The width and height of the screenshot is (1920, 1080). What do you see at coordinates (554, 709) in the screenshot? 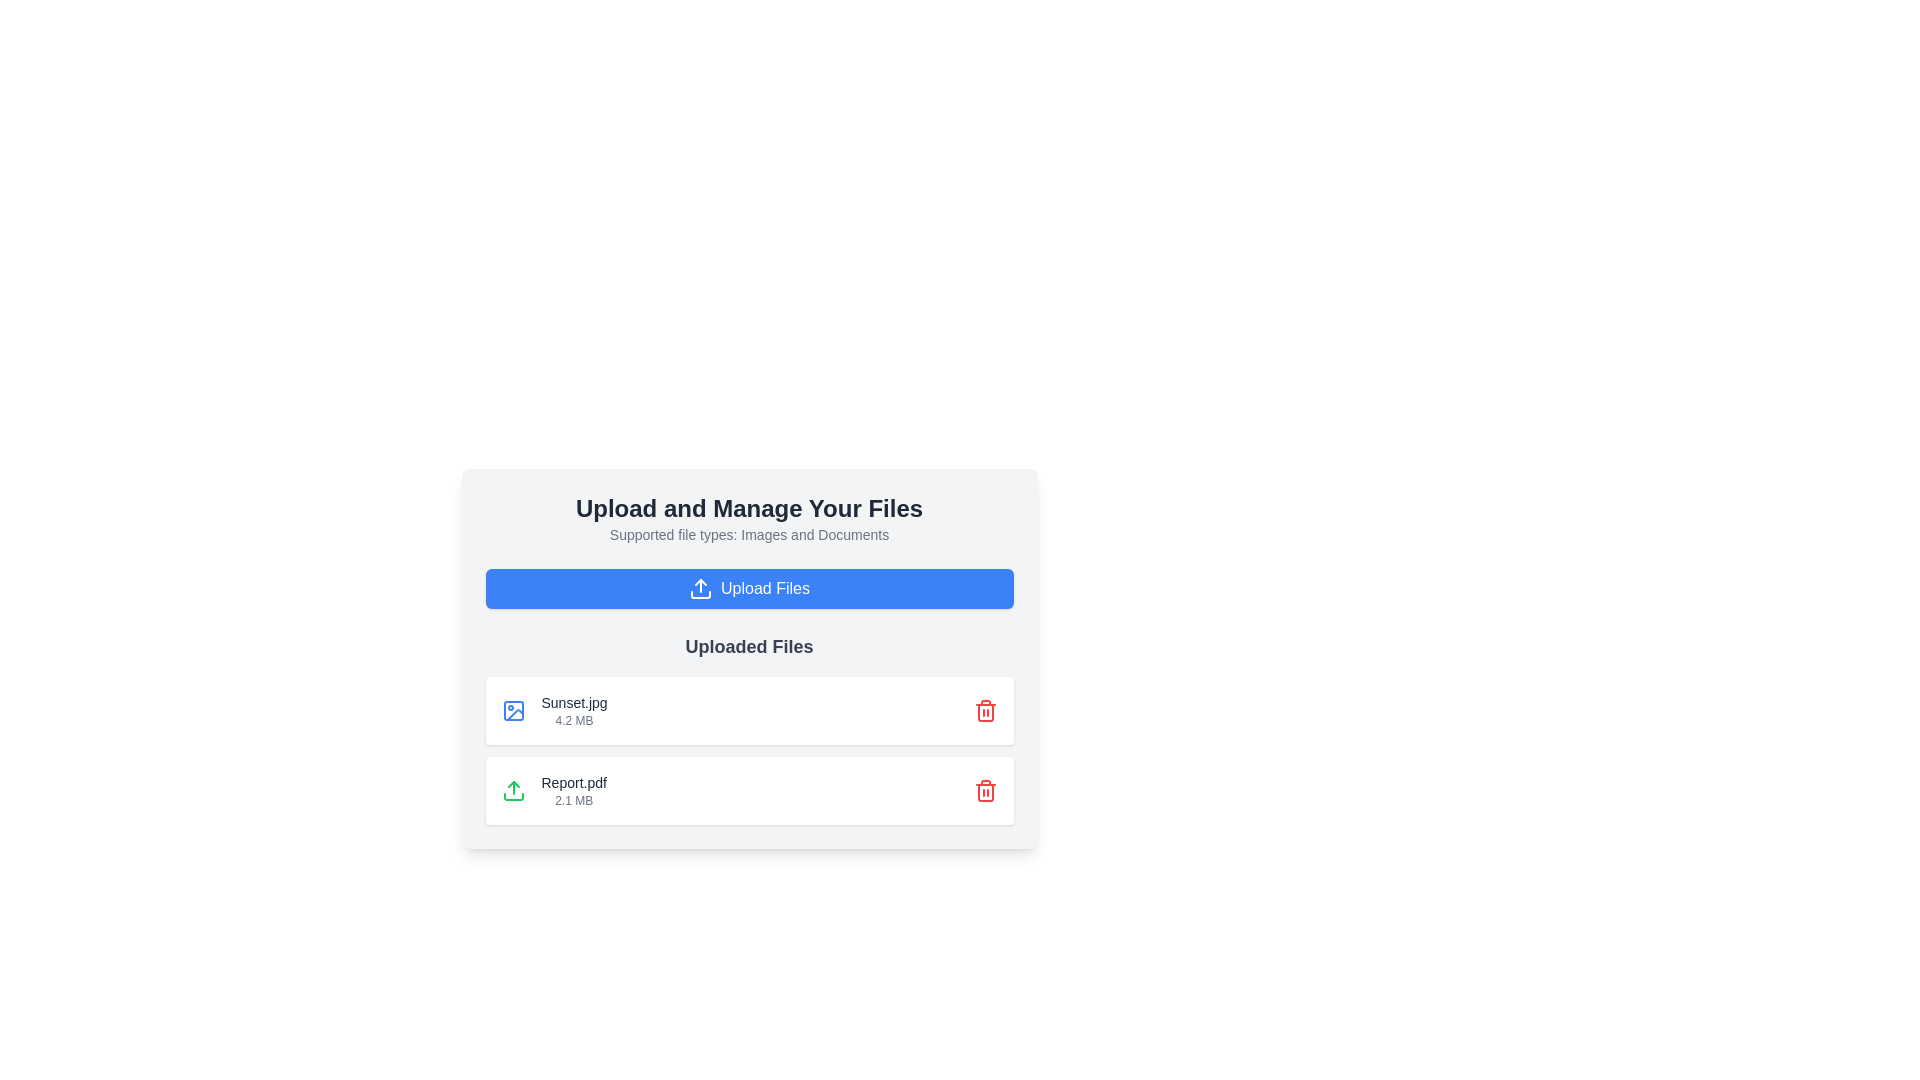
I see `the first file entry displaying 'Sunset.jpg' with a size indicator of '4.2 MB', located below the 'Upload Files' button` at bounding box center [554, 709].